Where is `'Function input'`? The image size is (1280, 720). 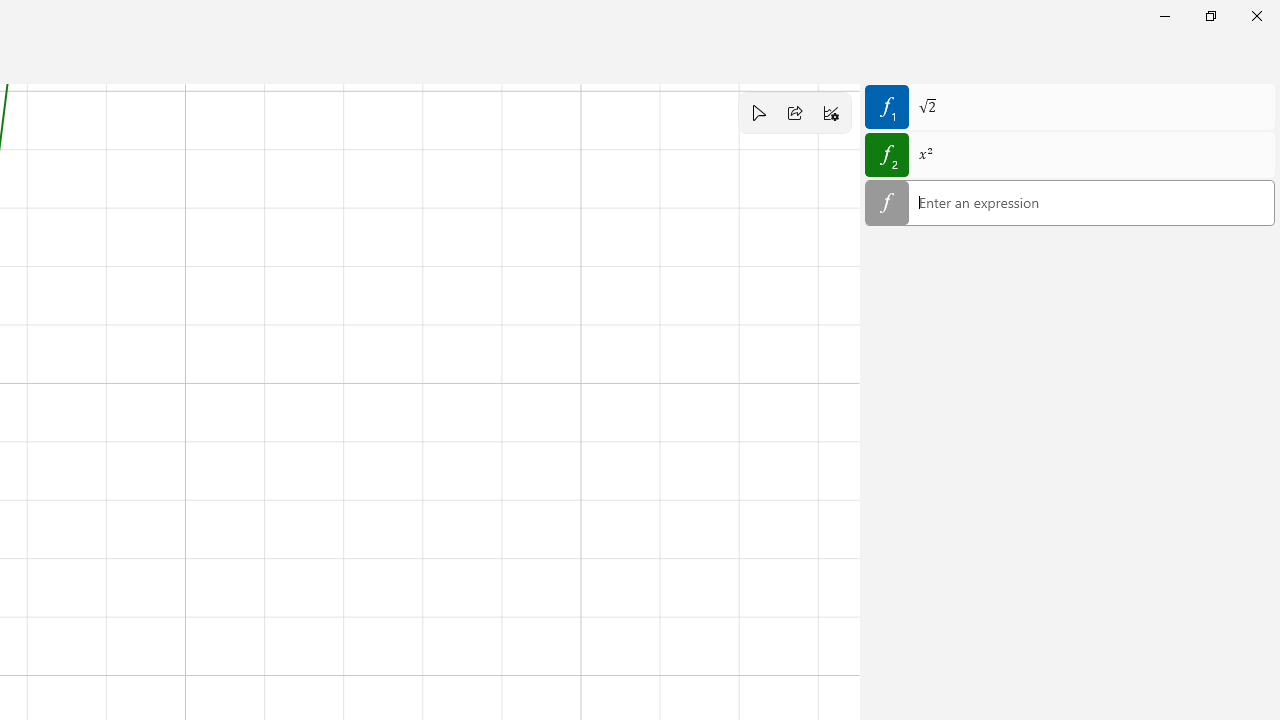 'Function input' is located at coordinates (1069, 204).